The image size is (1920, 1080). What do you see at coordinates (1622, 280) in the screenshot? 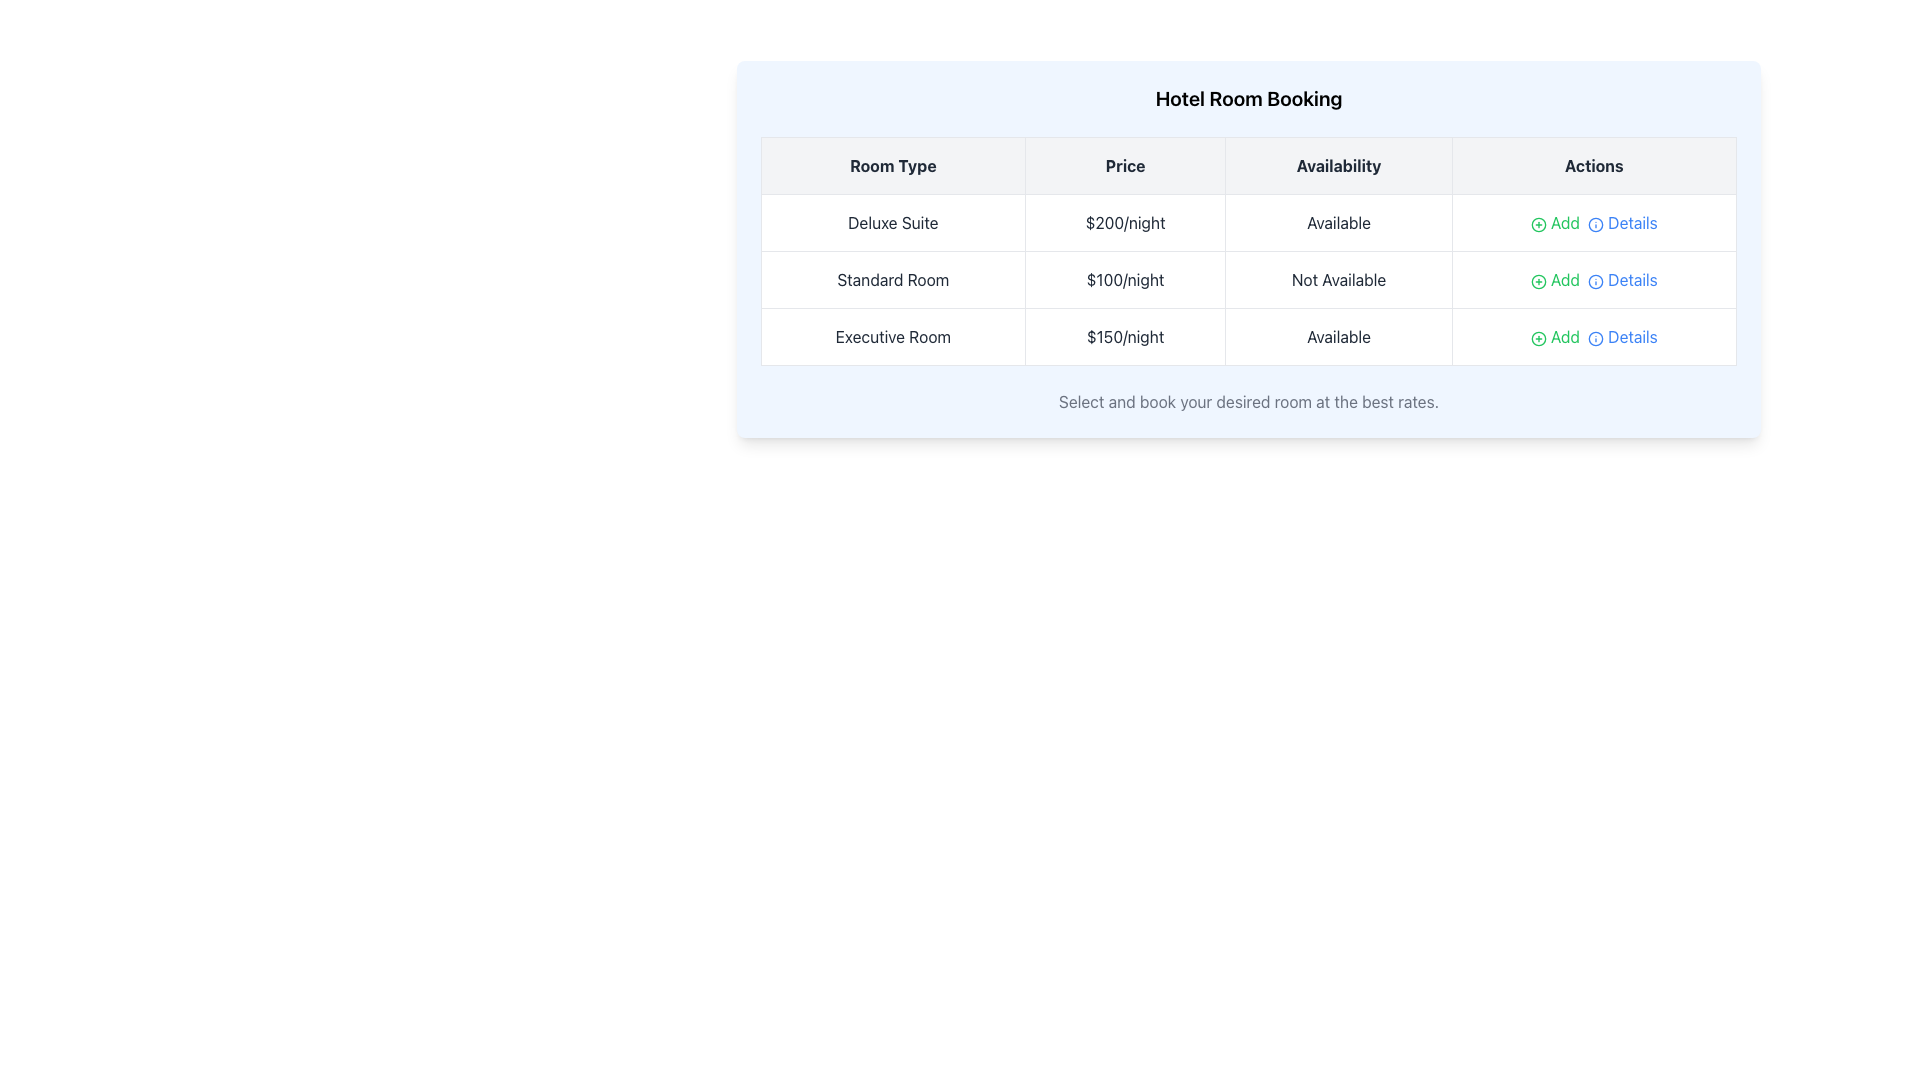
I see `the 'Details' text link with an accompanying icon in the 'Actions' column of the second row in the 'Hotel Room Booking' table` at bounding box center [1622, 280].